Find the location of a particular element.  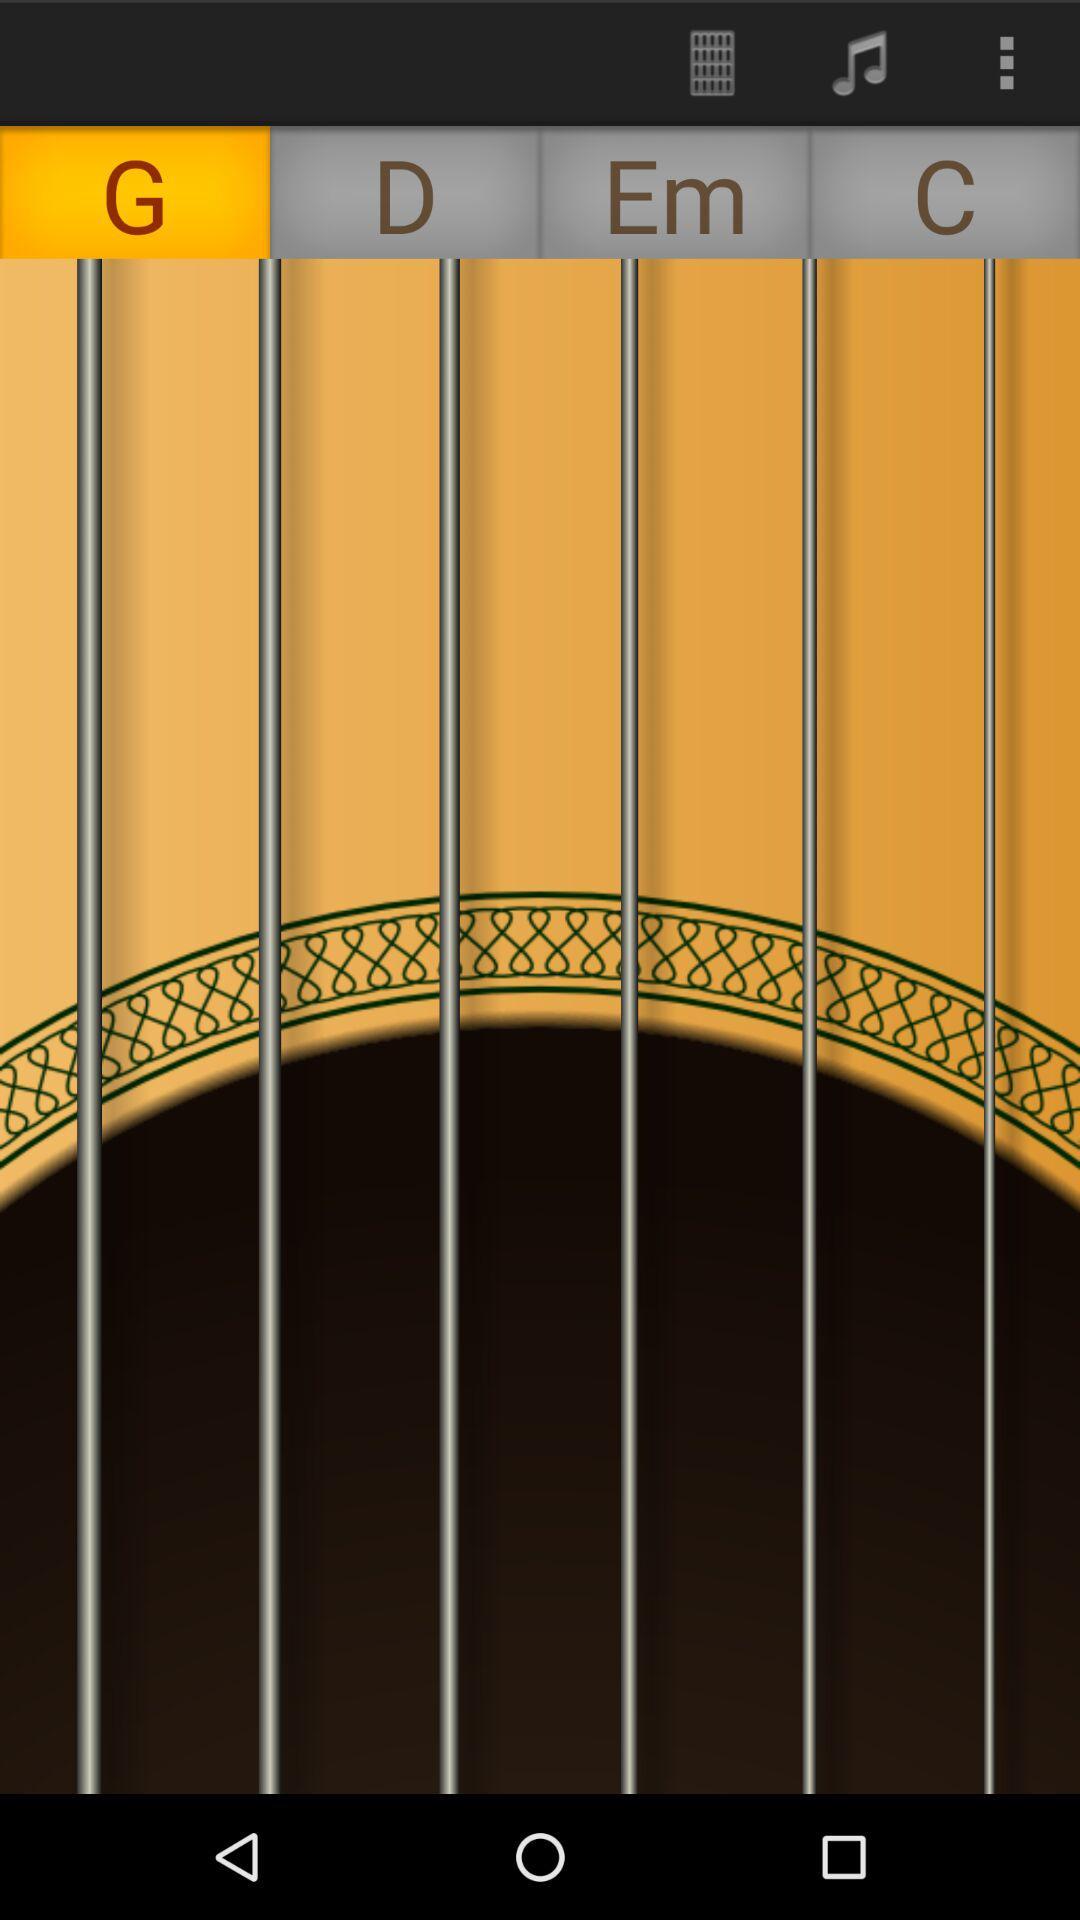

icon to the left of the em is located at coordinates (405, 192).